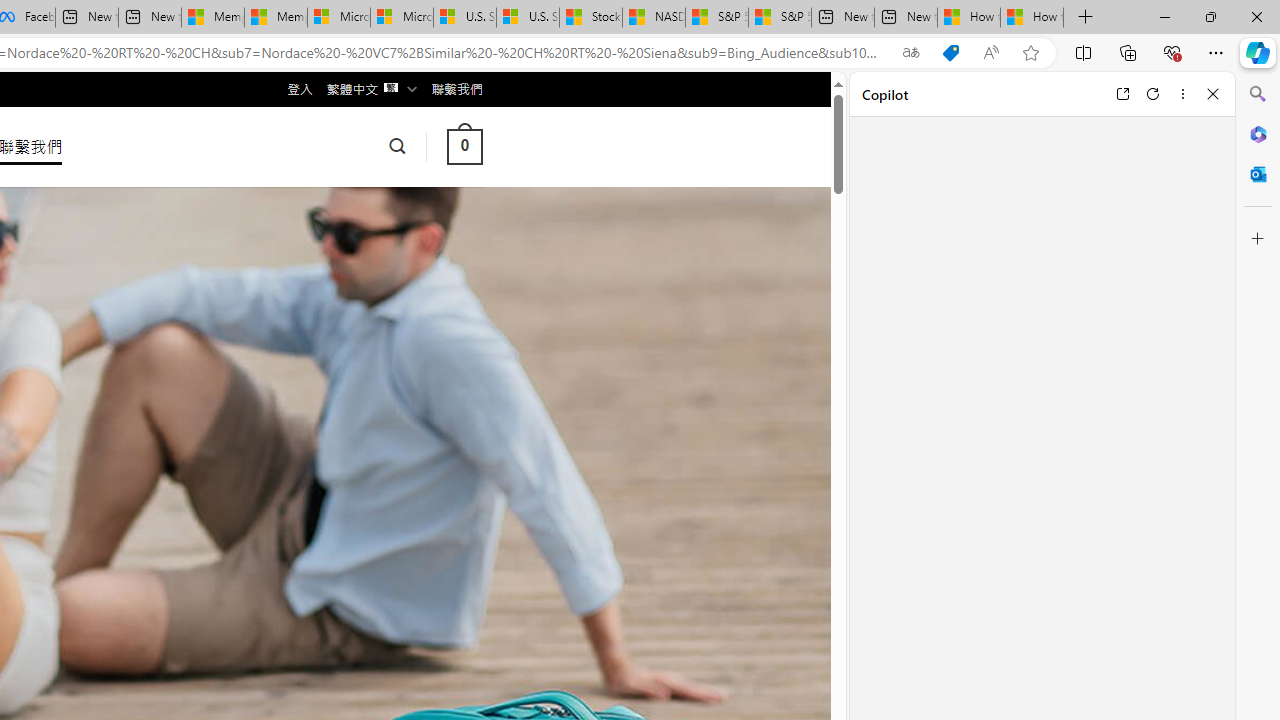 The height and width of the screenshot is (720, 1280). I want to click on 'Outlook', so click(1257, 173).